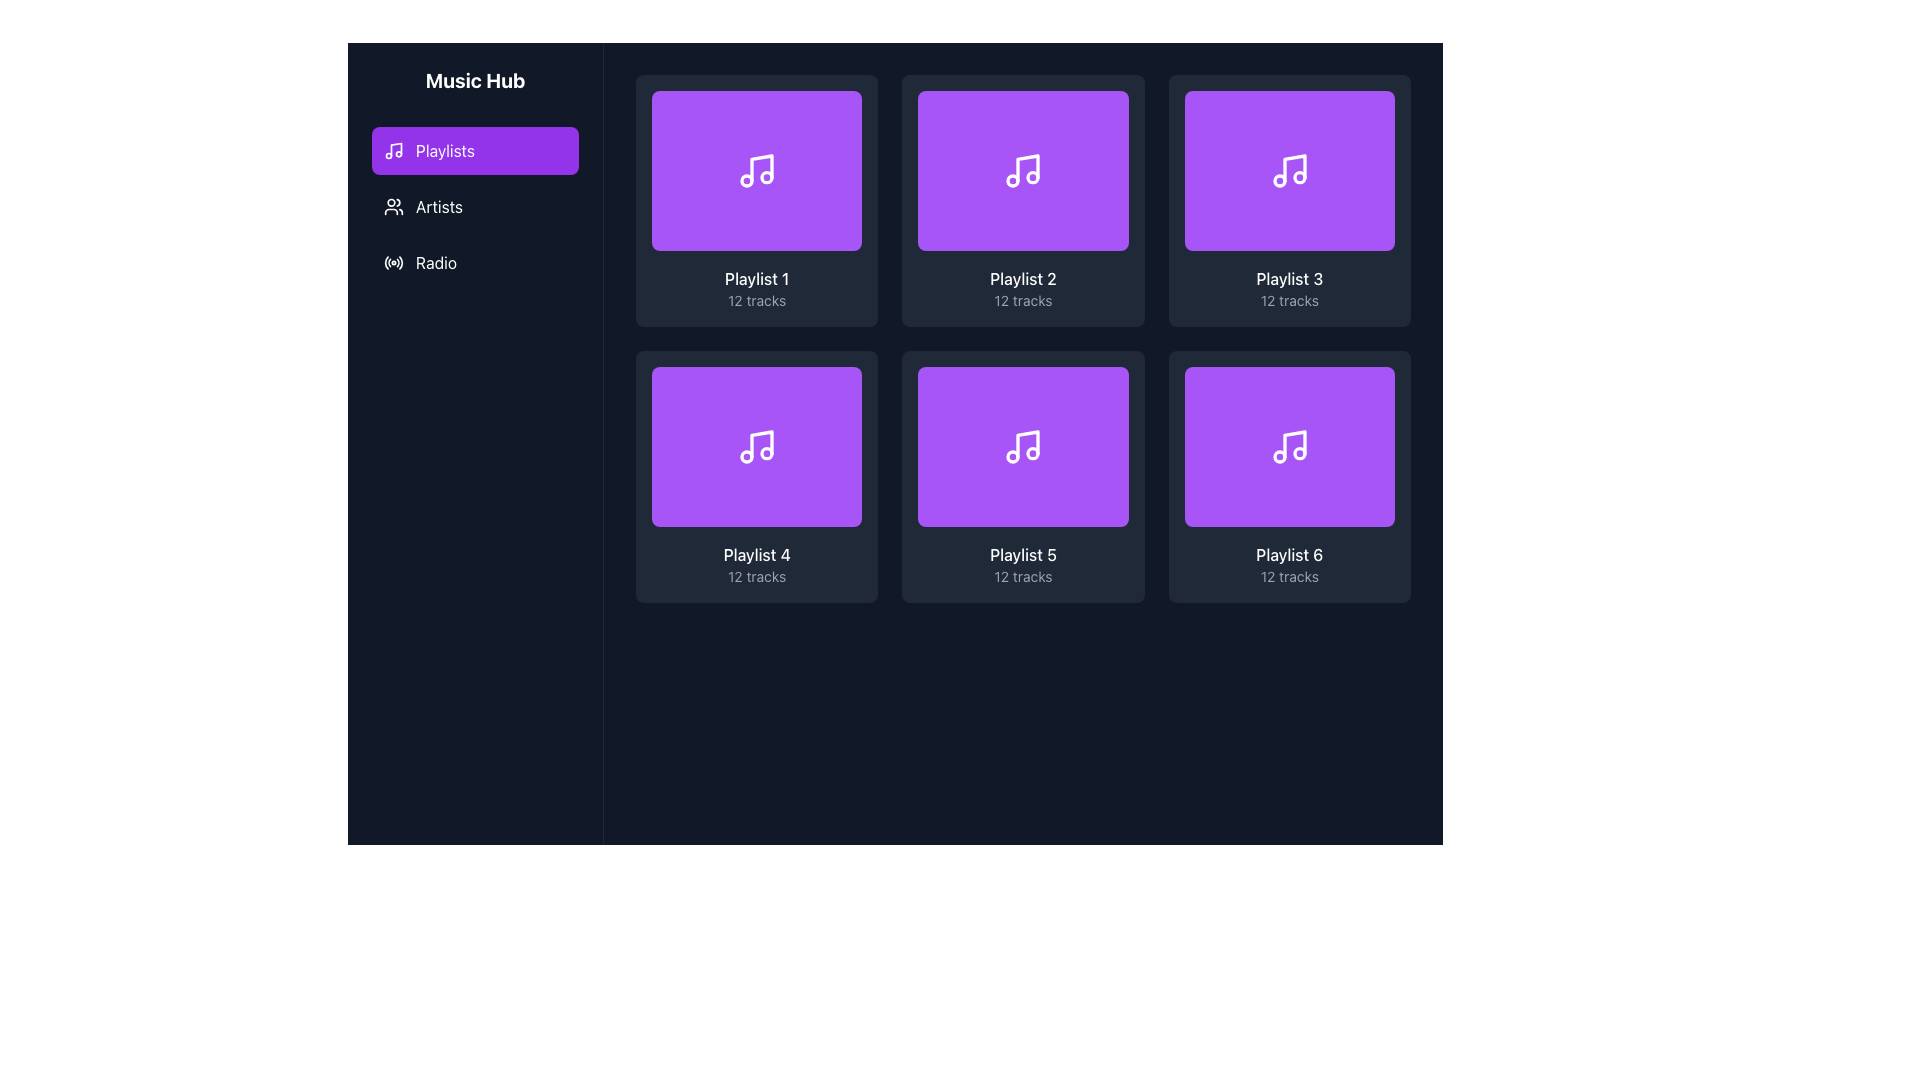  What do you see at coordinates (1289, 555) in the screenshot?
I see `the 'Playlist 6' text label located at the bottom center of its tile with a purple background` at bounding box center [1289, 555].